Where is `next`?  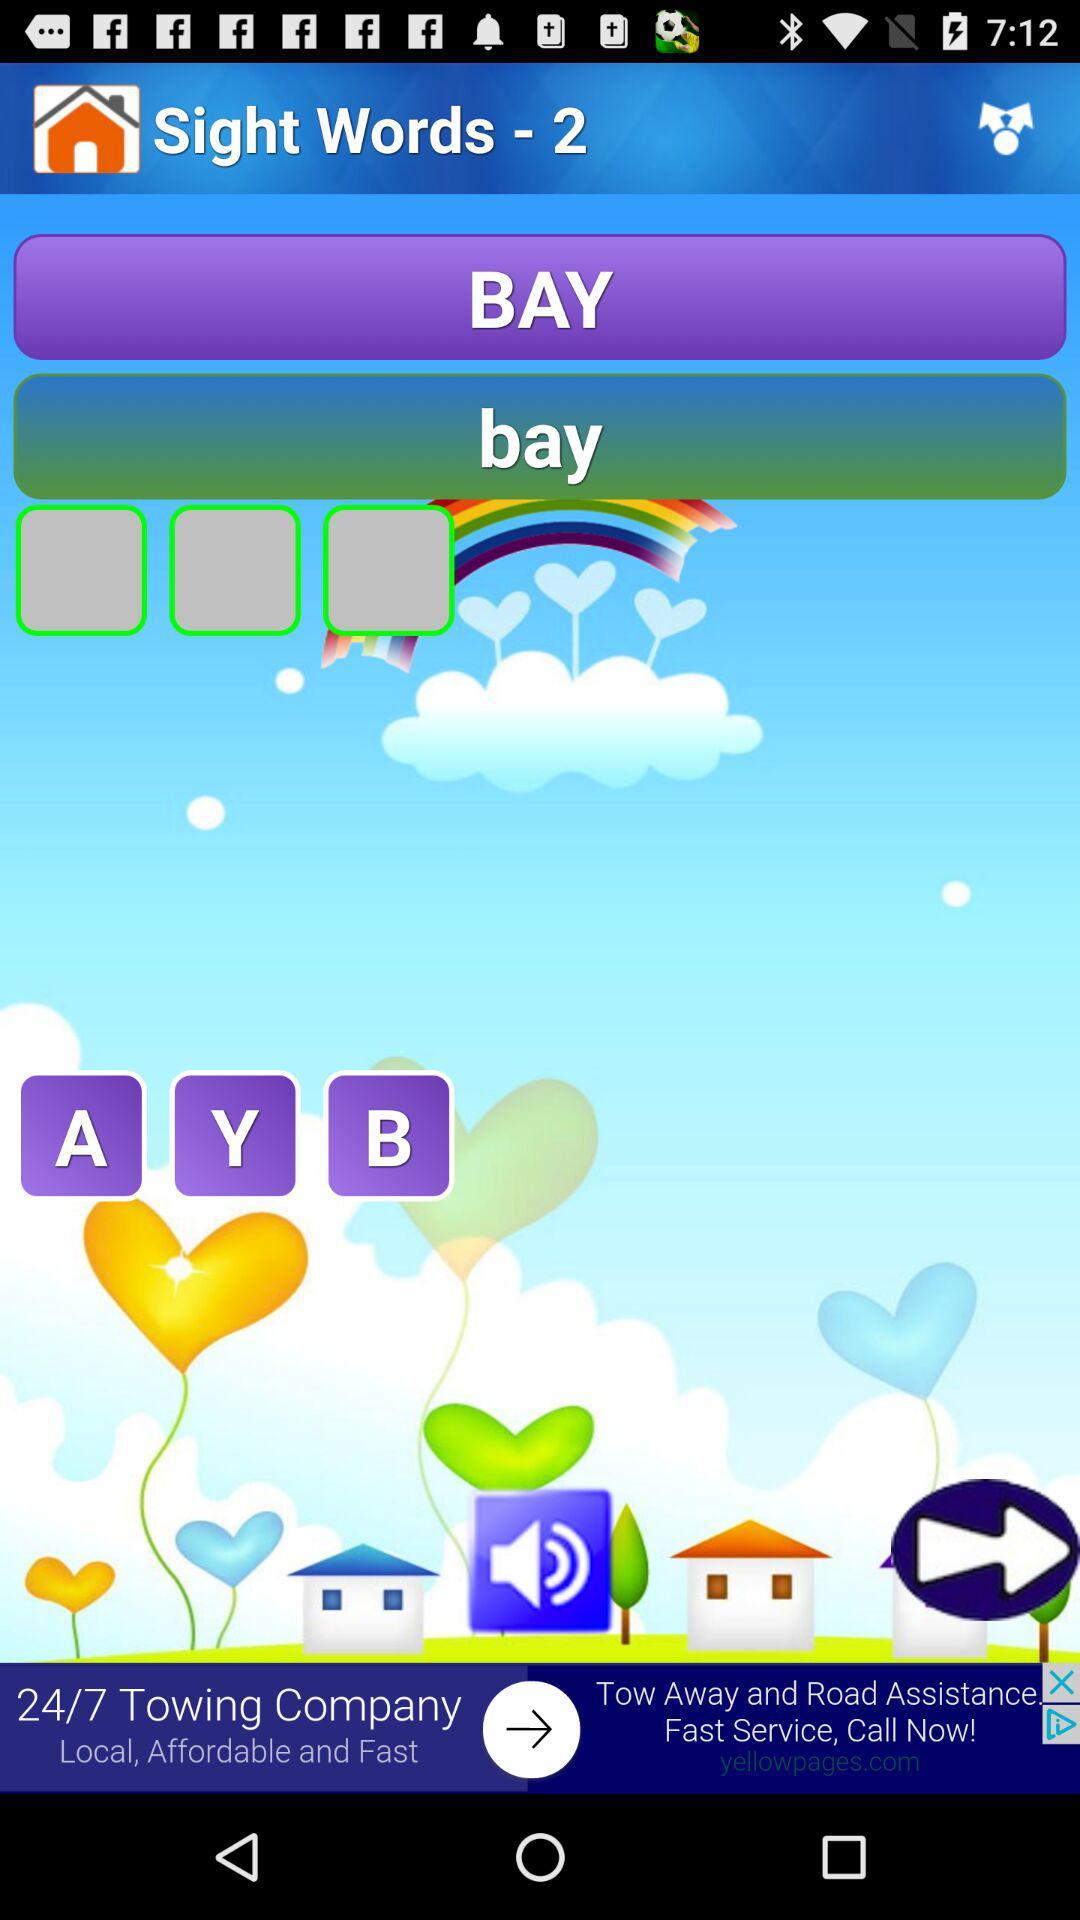 next is located at coordinates (984, 1548).